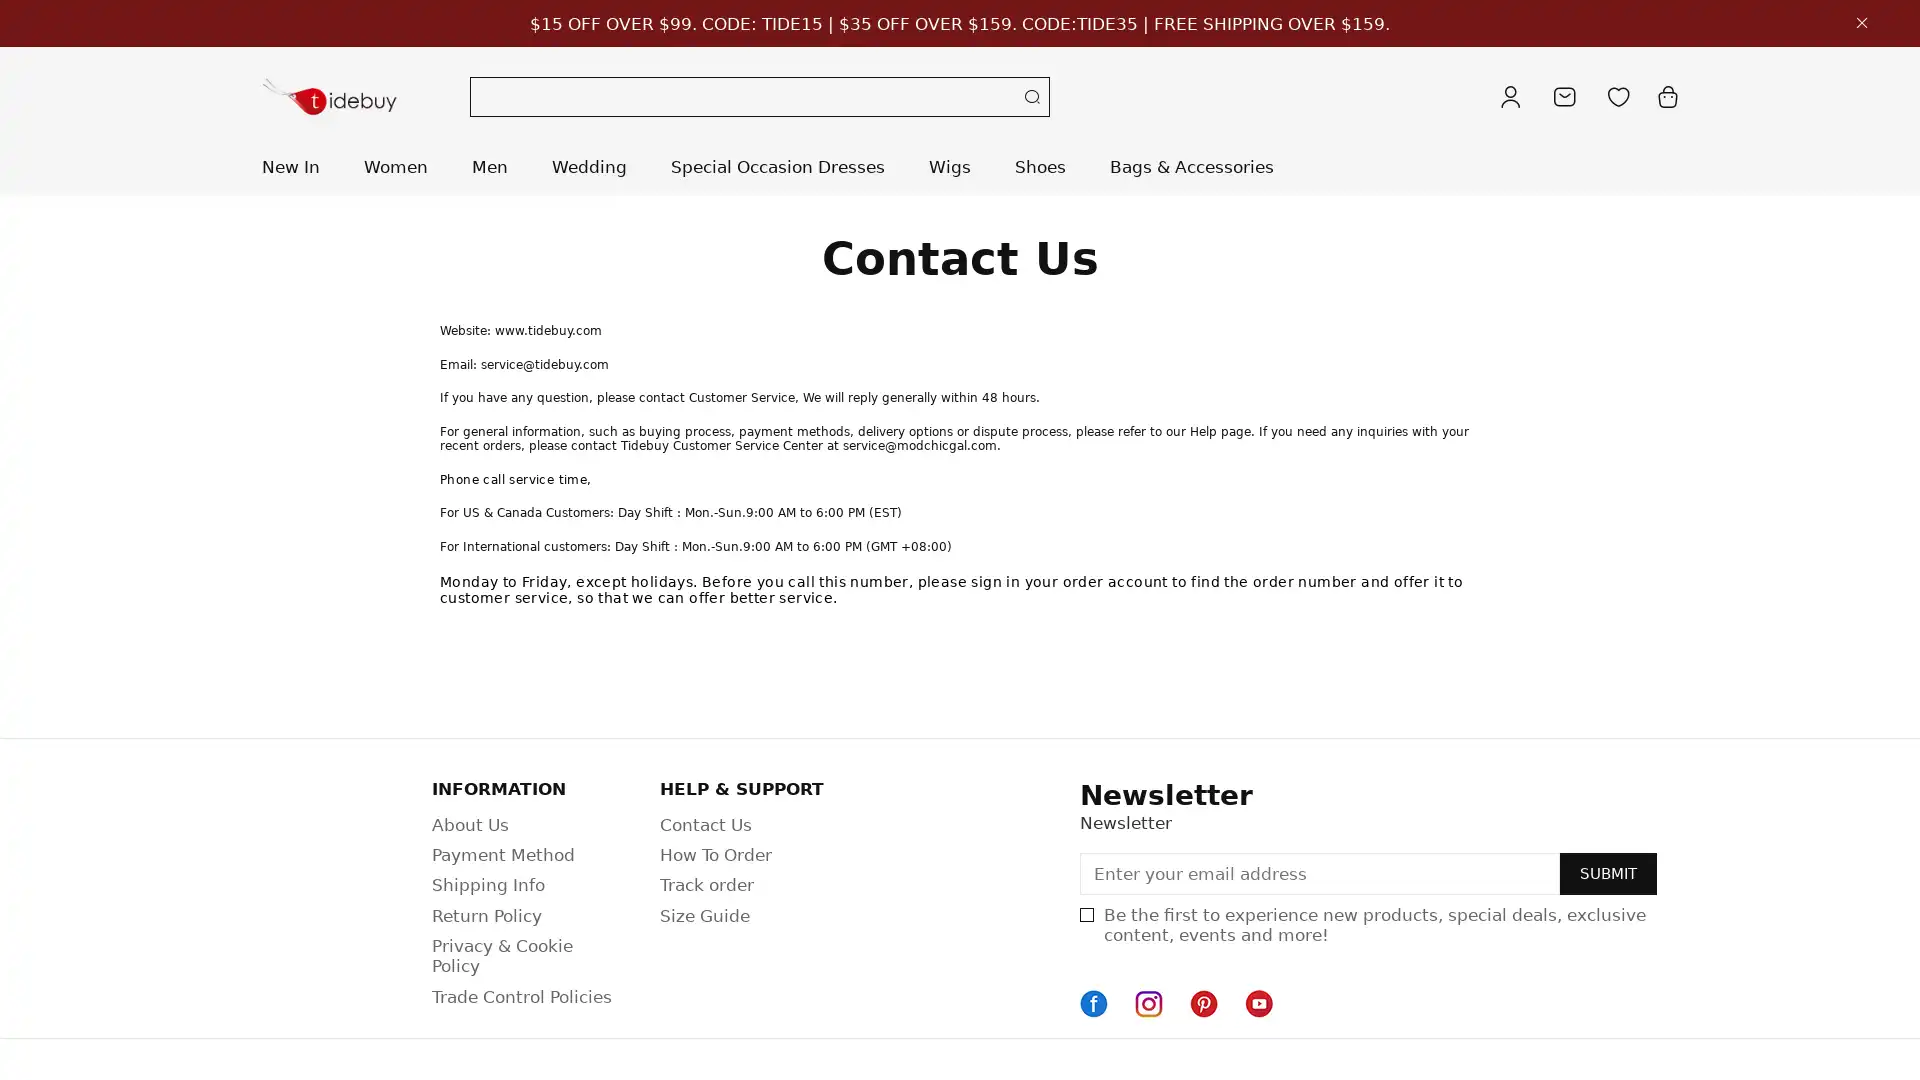 This screenshot has width=1920, height=1080. What do you see at coordinates (1612, 874) in the screenshot?
I see `SUBMIT` at bounding box center [1612, 874].